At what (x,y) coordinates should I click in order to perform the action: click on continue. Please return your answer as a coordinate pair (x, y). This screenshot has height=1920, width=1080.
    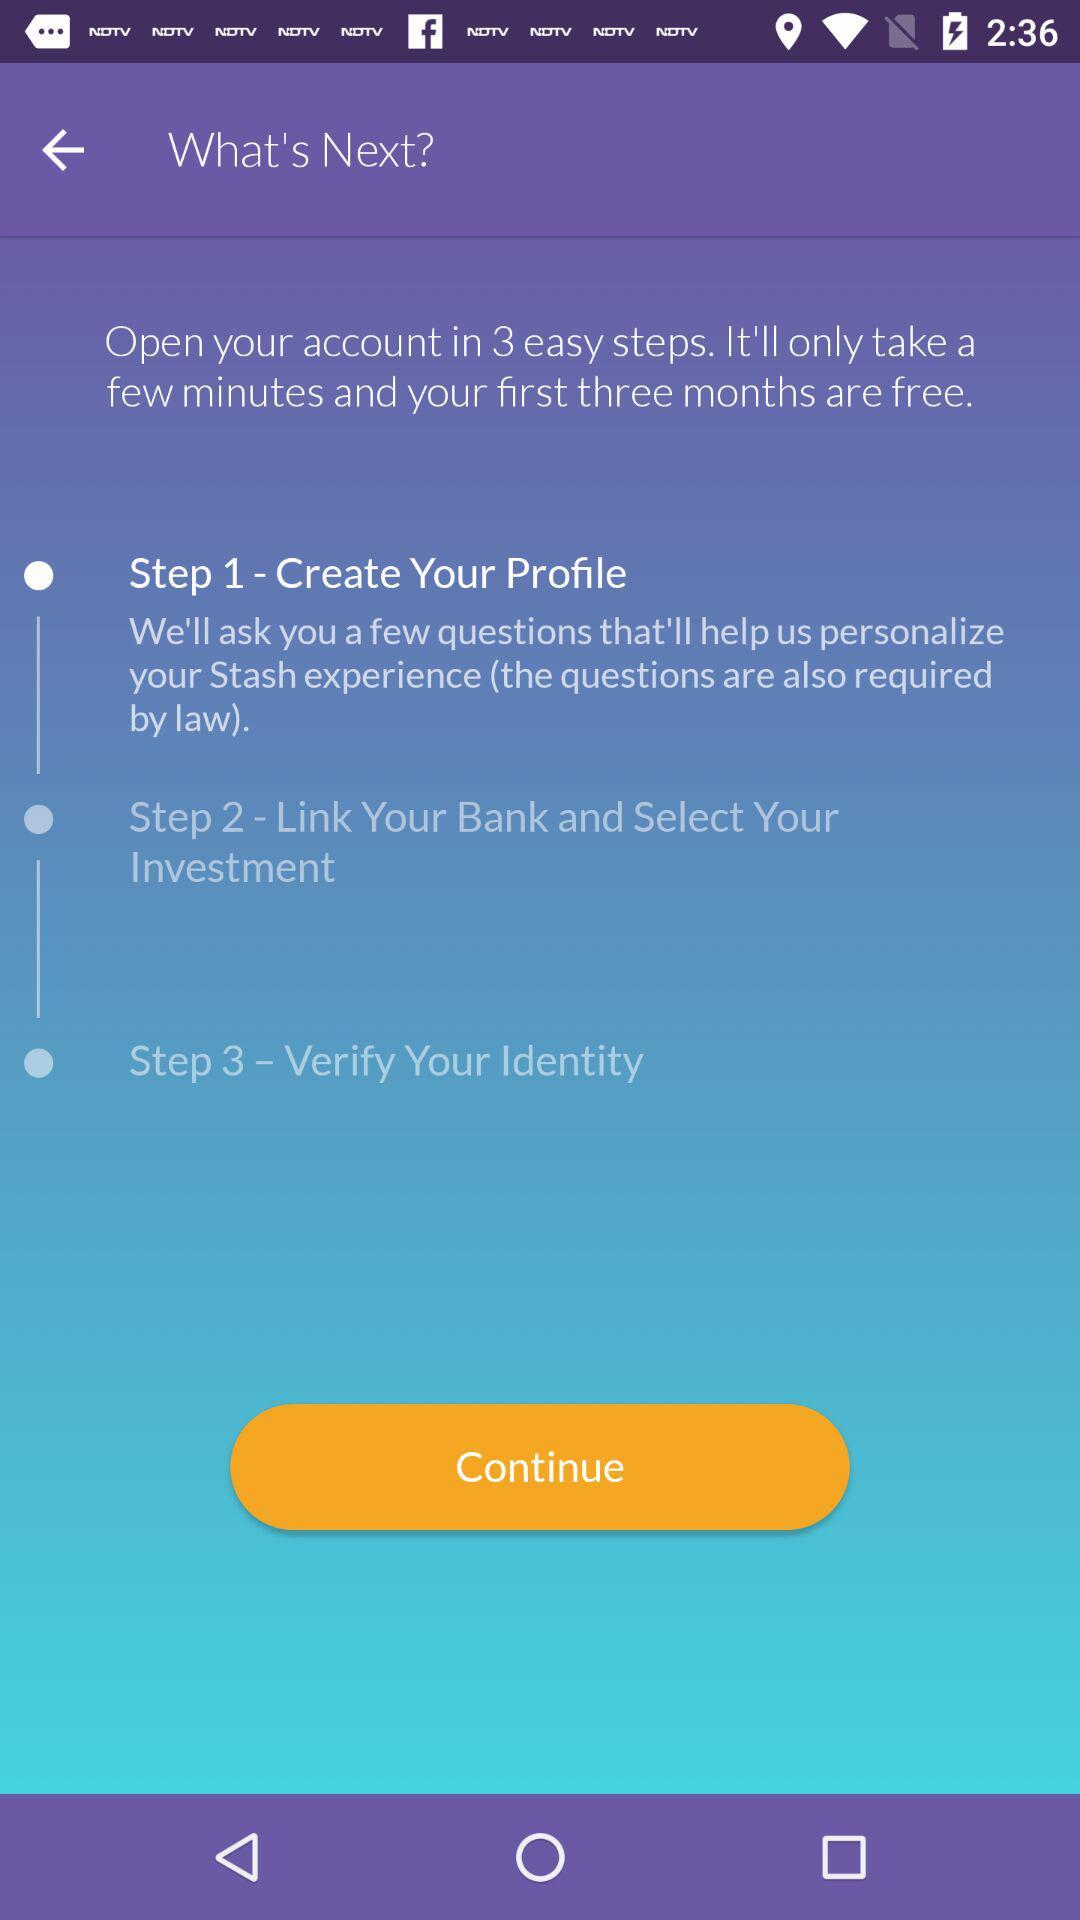
    Looking at the image, I should click on (540, 1467).